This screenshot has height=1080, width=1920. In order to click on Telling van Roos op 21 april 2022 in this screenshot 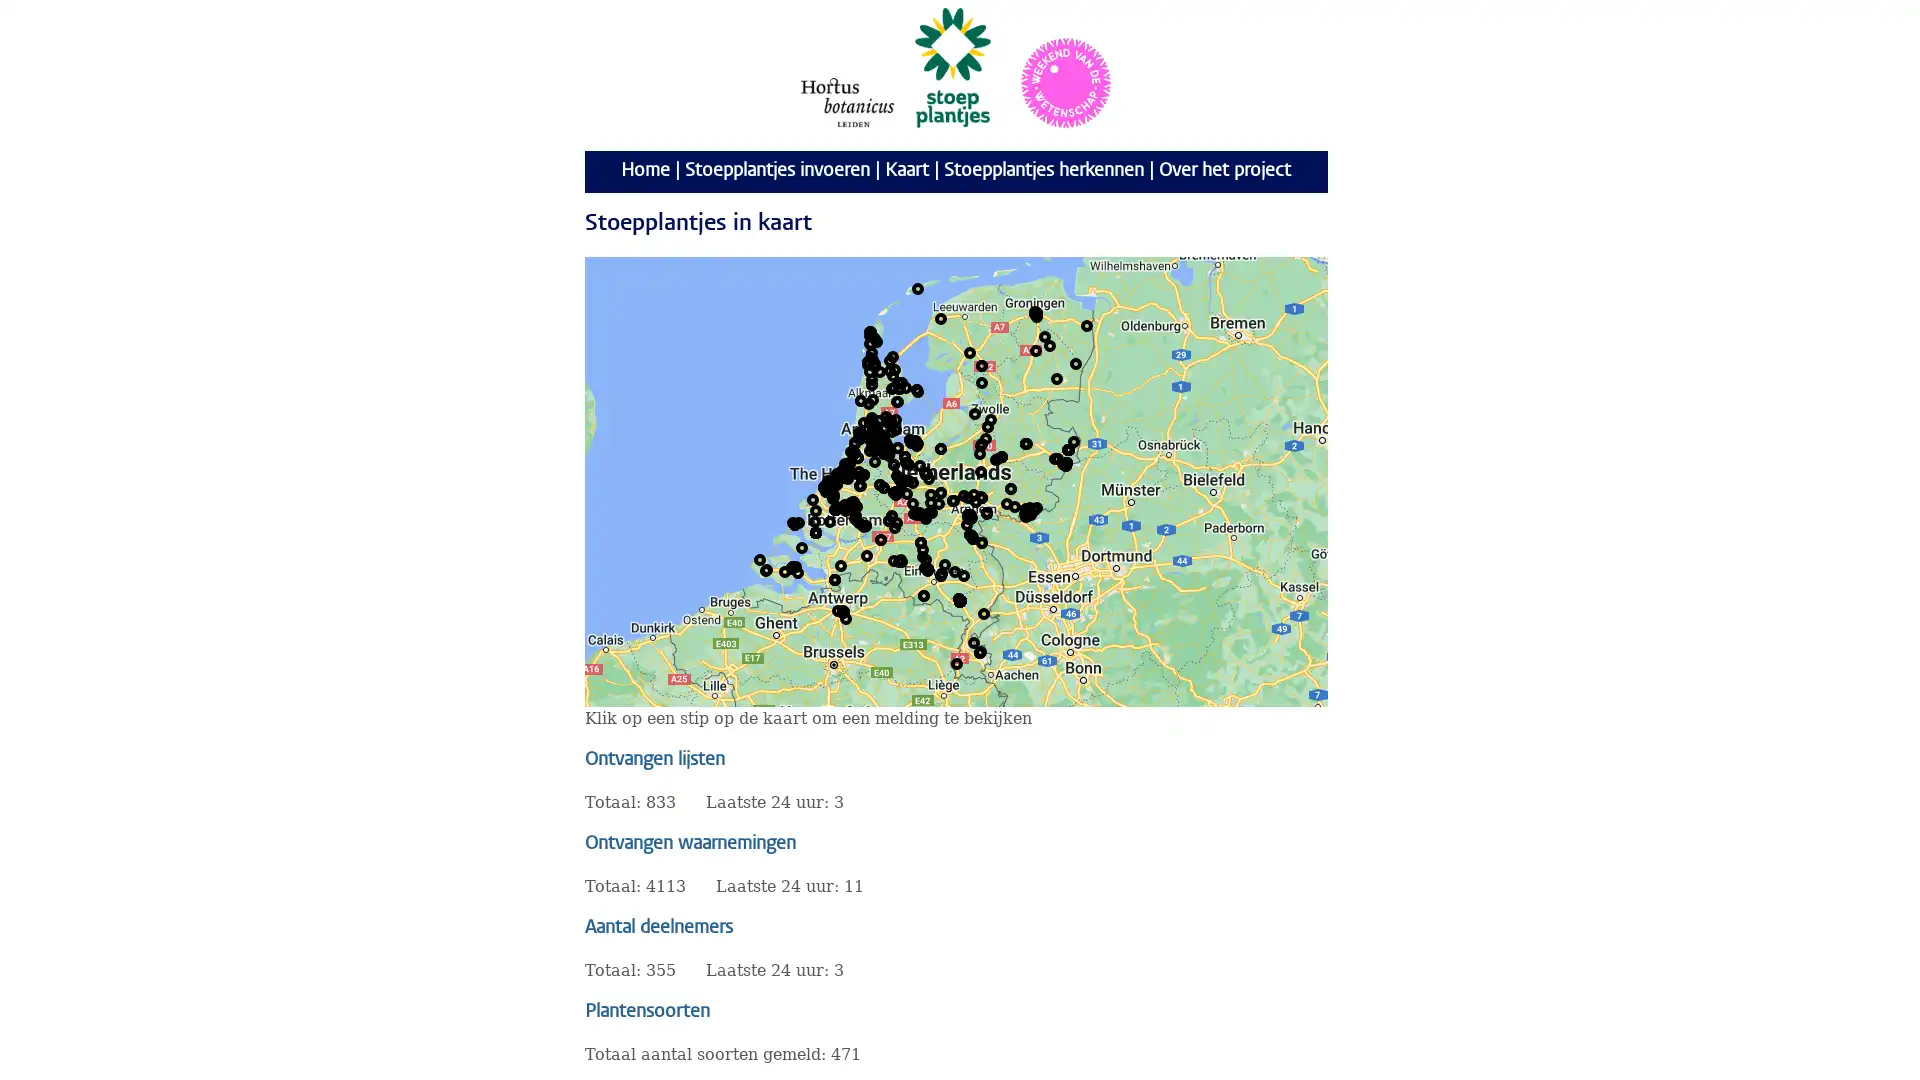, I will do `click(882, 439)`.